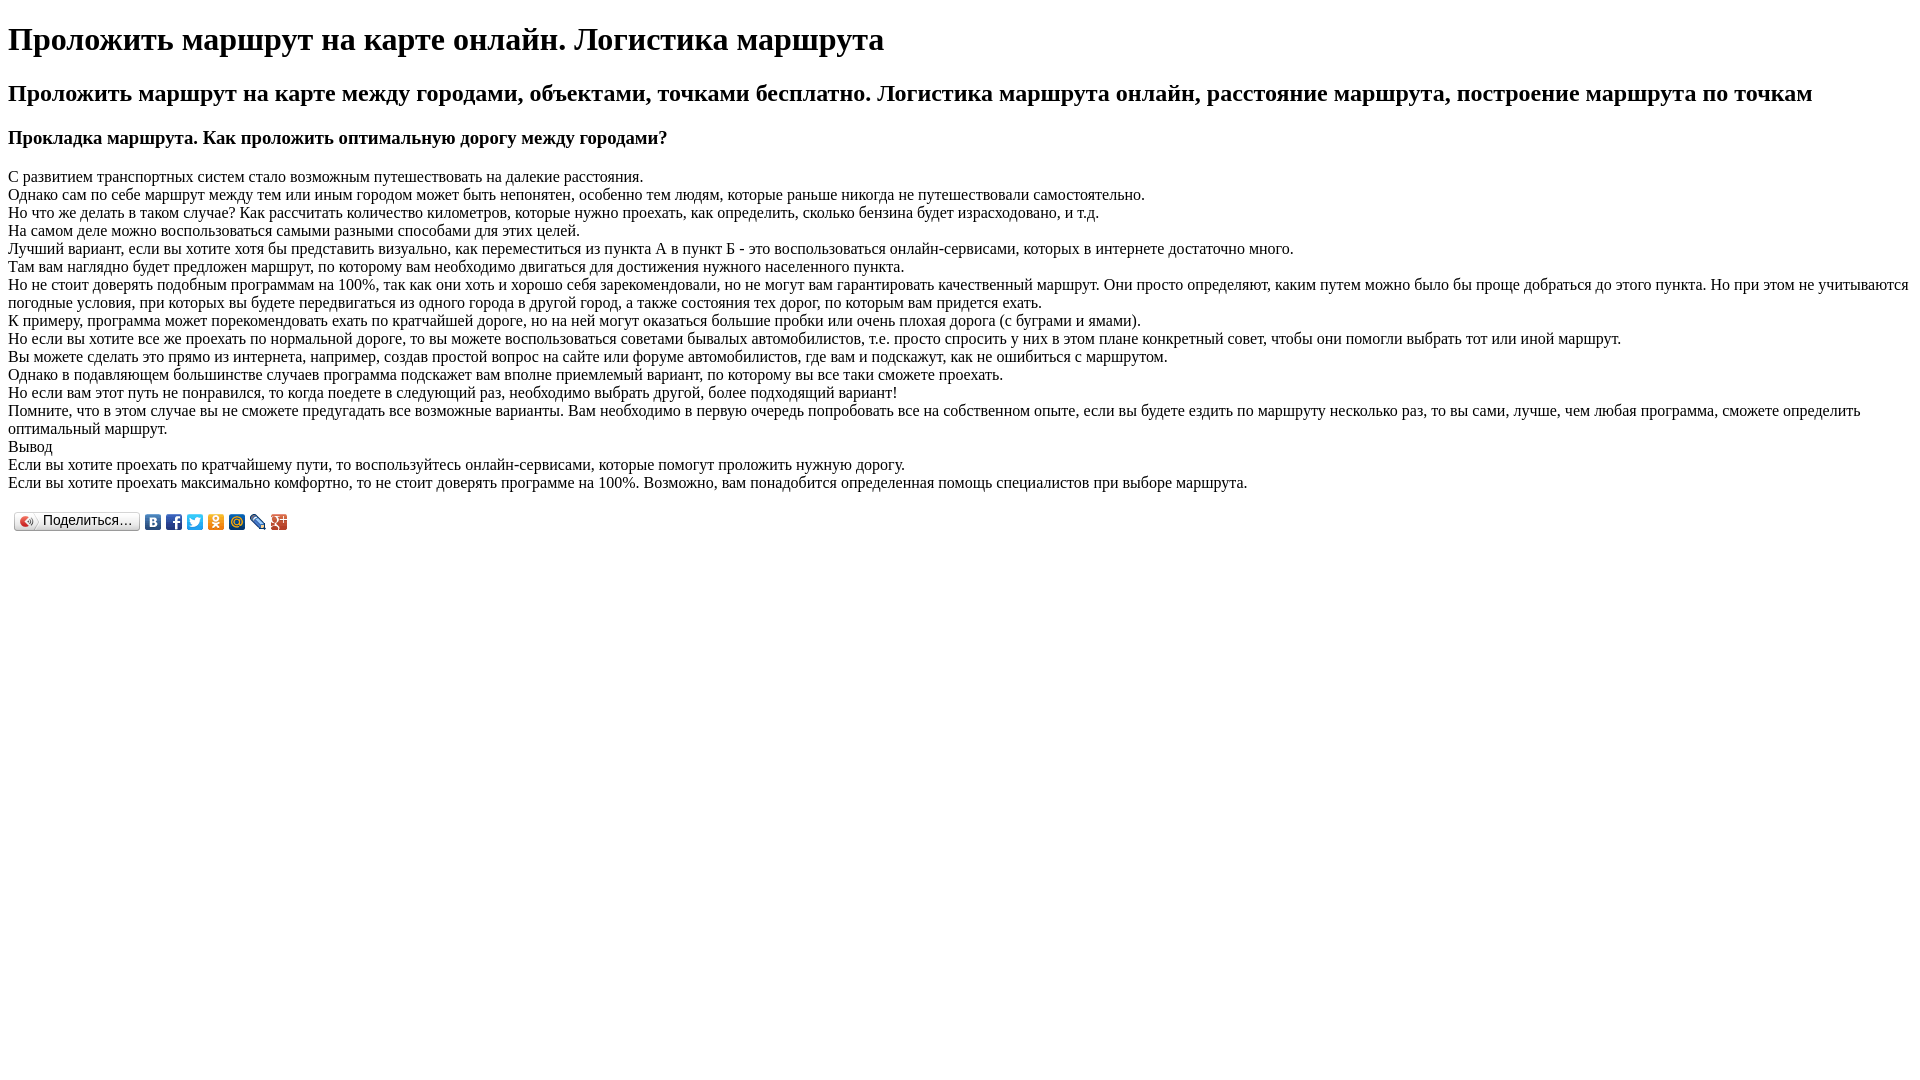  I want to click on 'LiveJournal', so click(257, 519).